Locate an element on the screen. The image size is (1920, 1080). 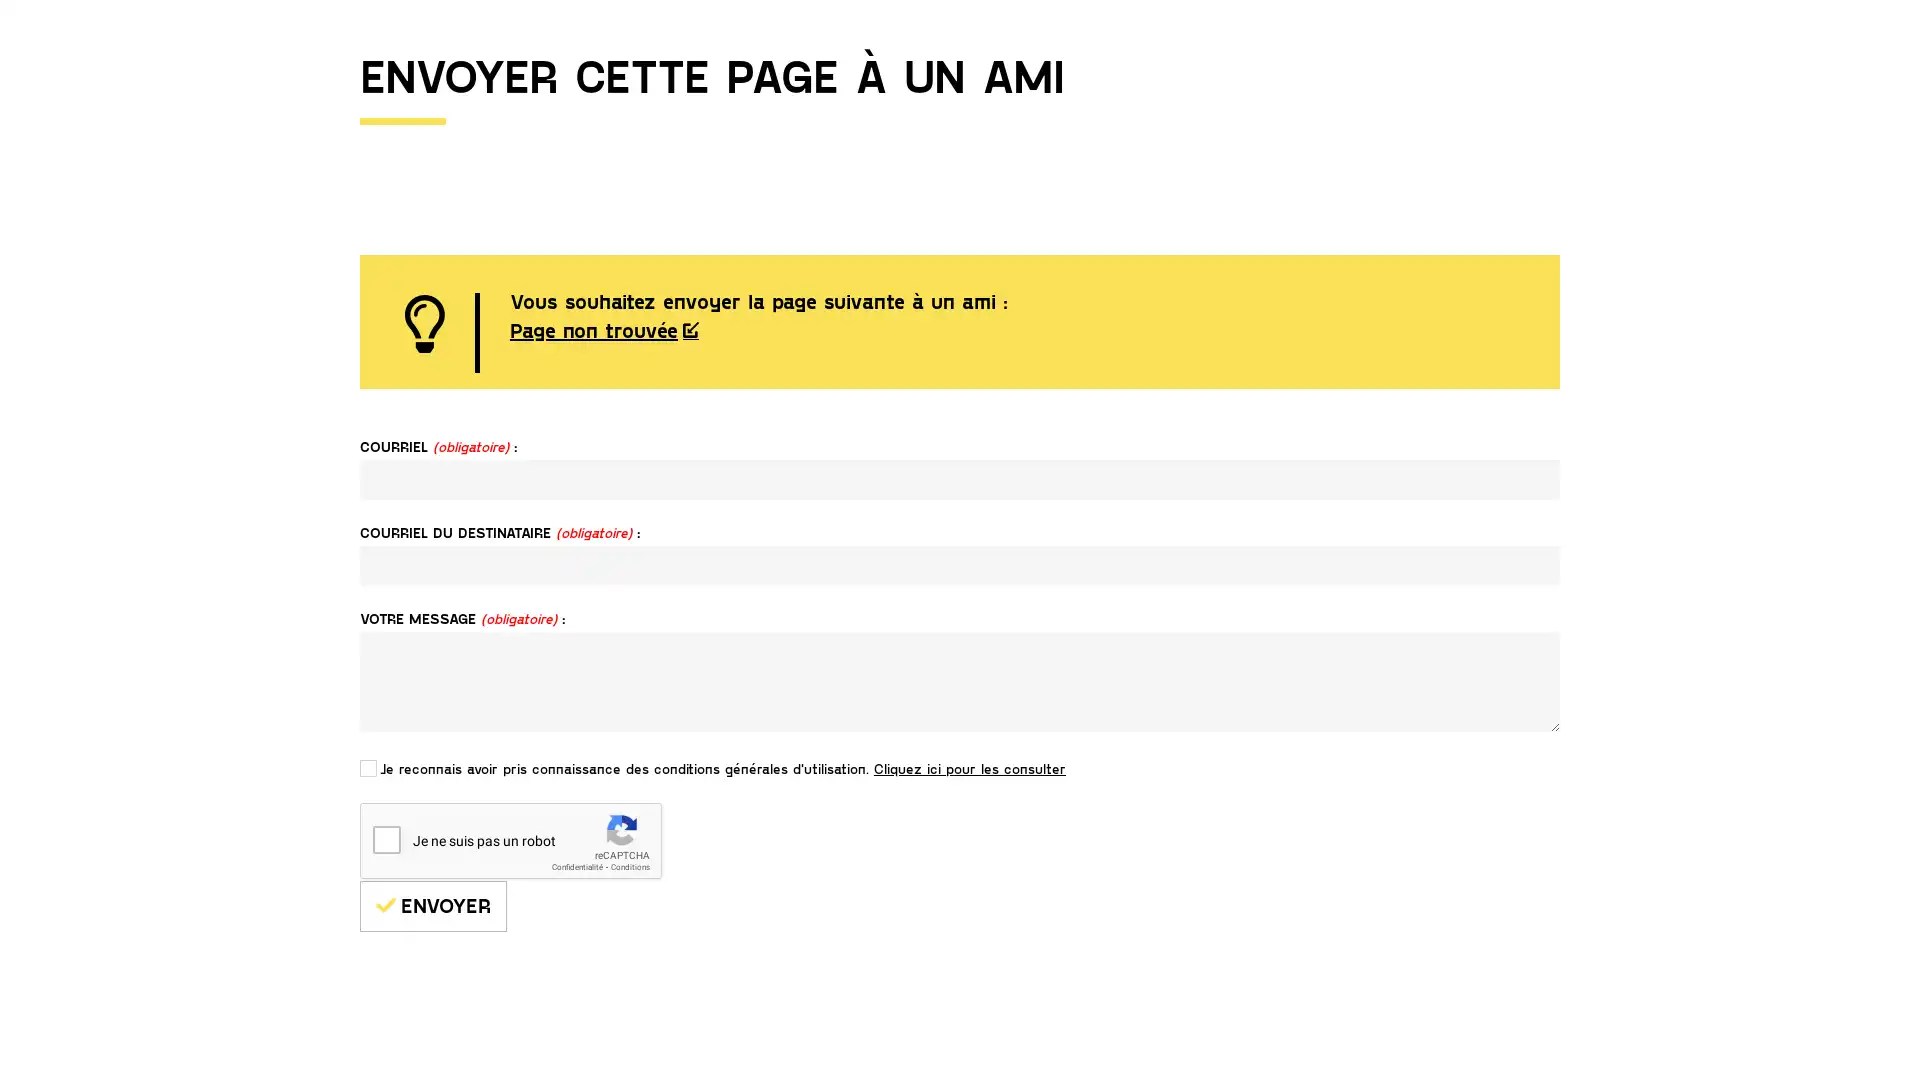
ENVOYER is located at coordinates (432, 905).